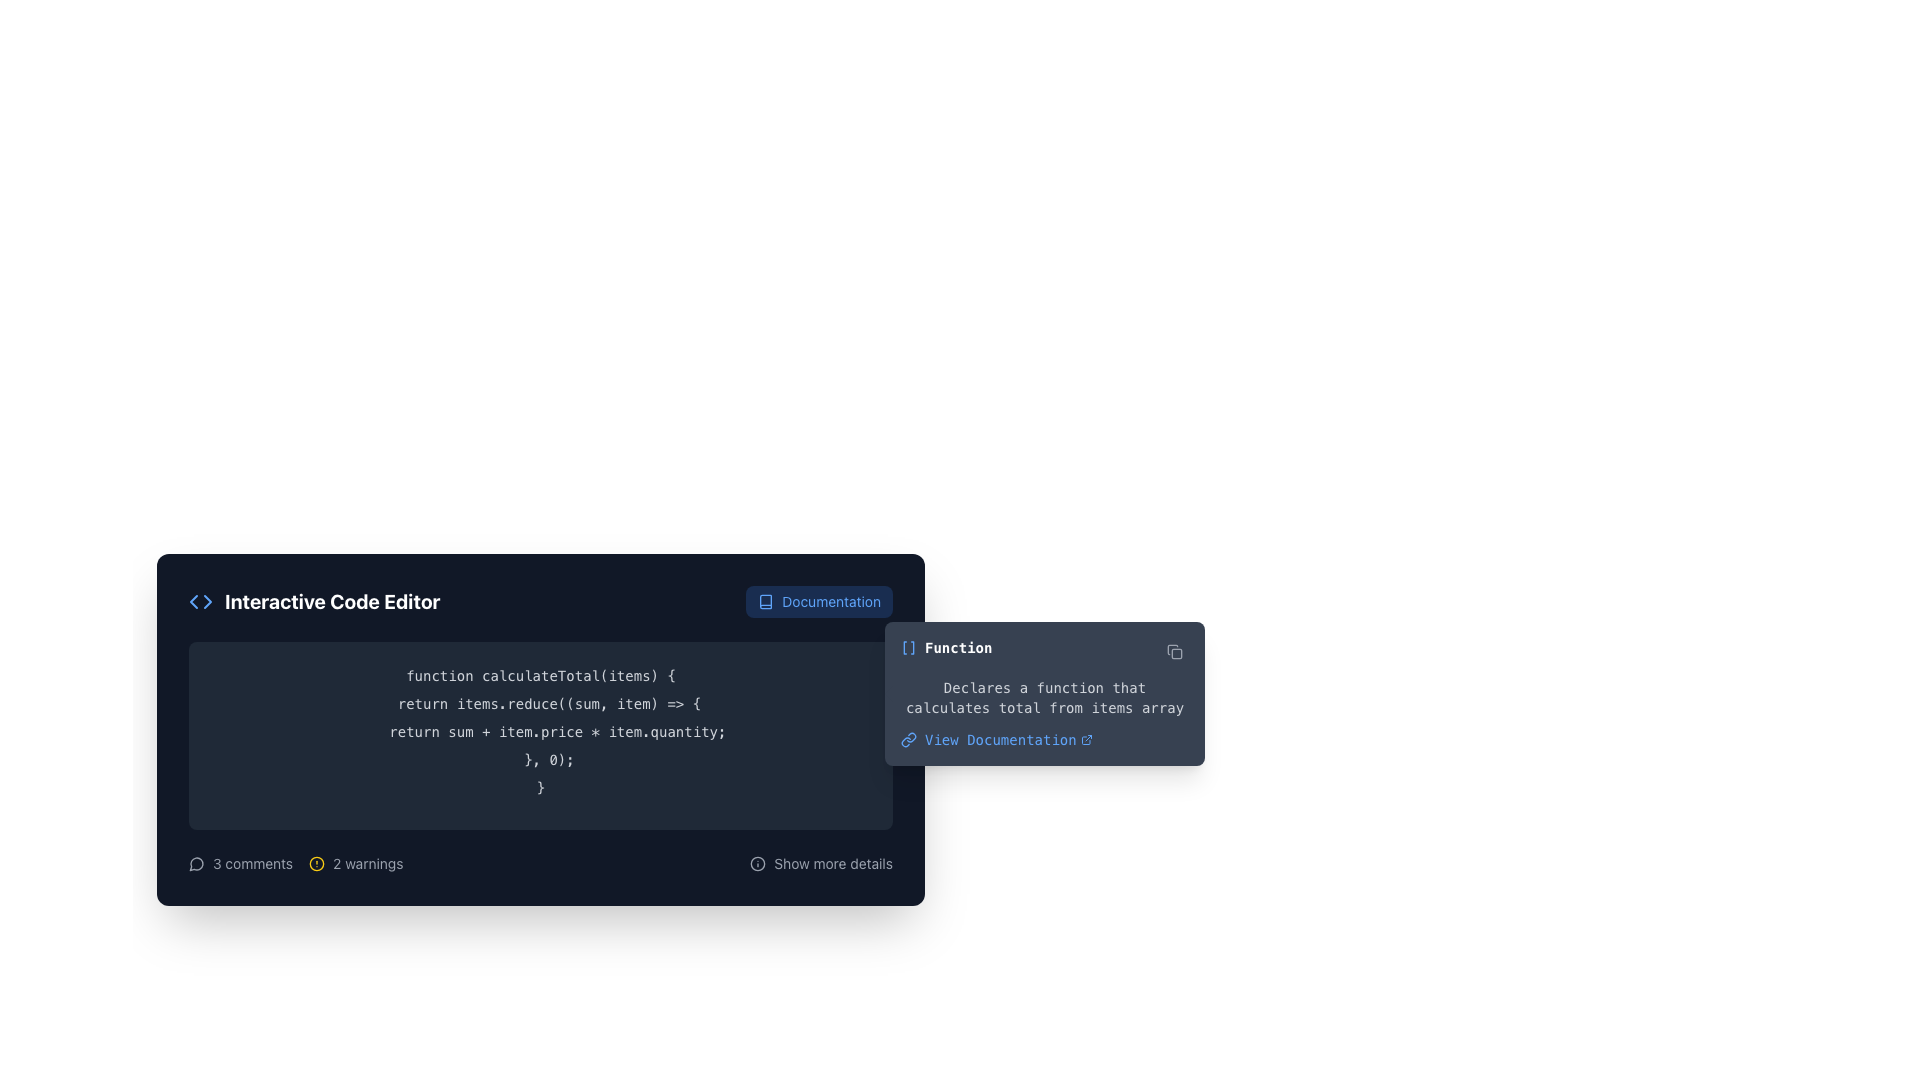 The width and height of the screenshot is (1920, 1080). Describe the element at coordinates (833, 863) in the screenshot. I see `the interactive text label located at the bottom right of the code editor panel` at that location.